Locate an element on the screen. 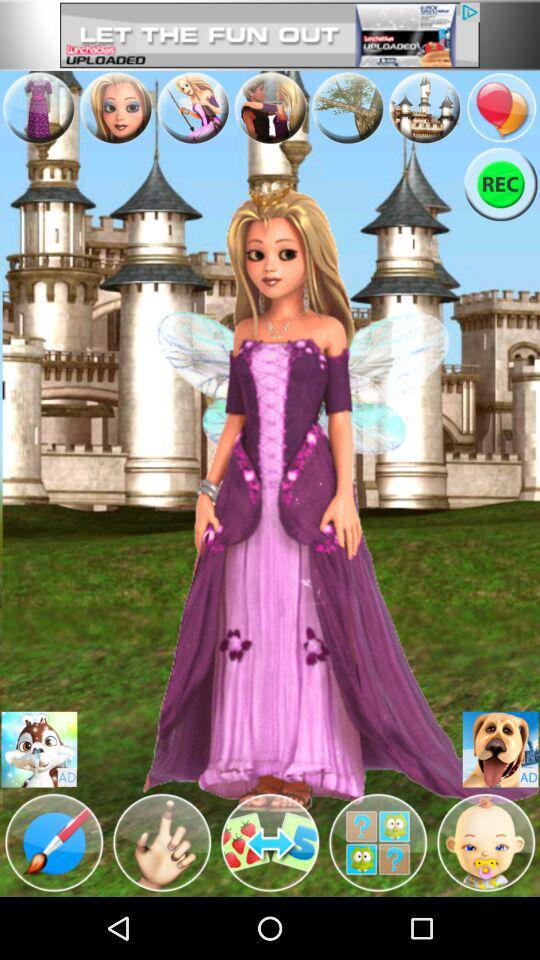 The image size is (540, 960). opens an advertisement is located at coordinates (499, 748).